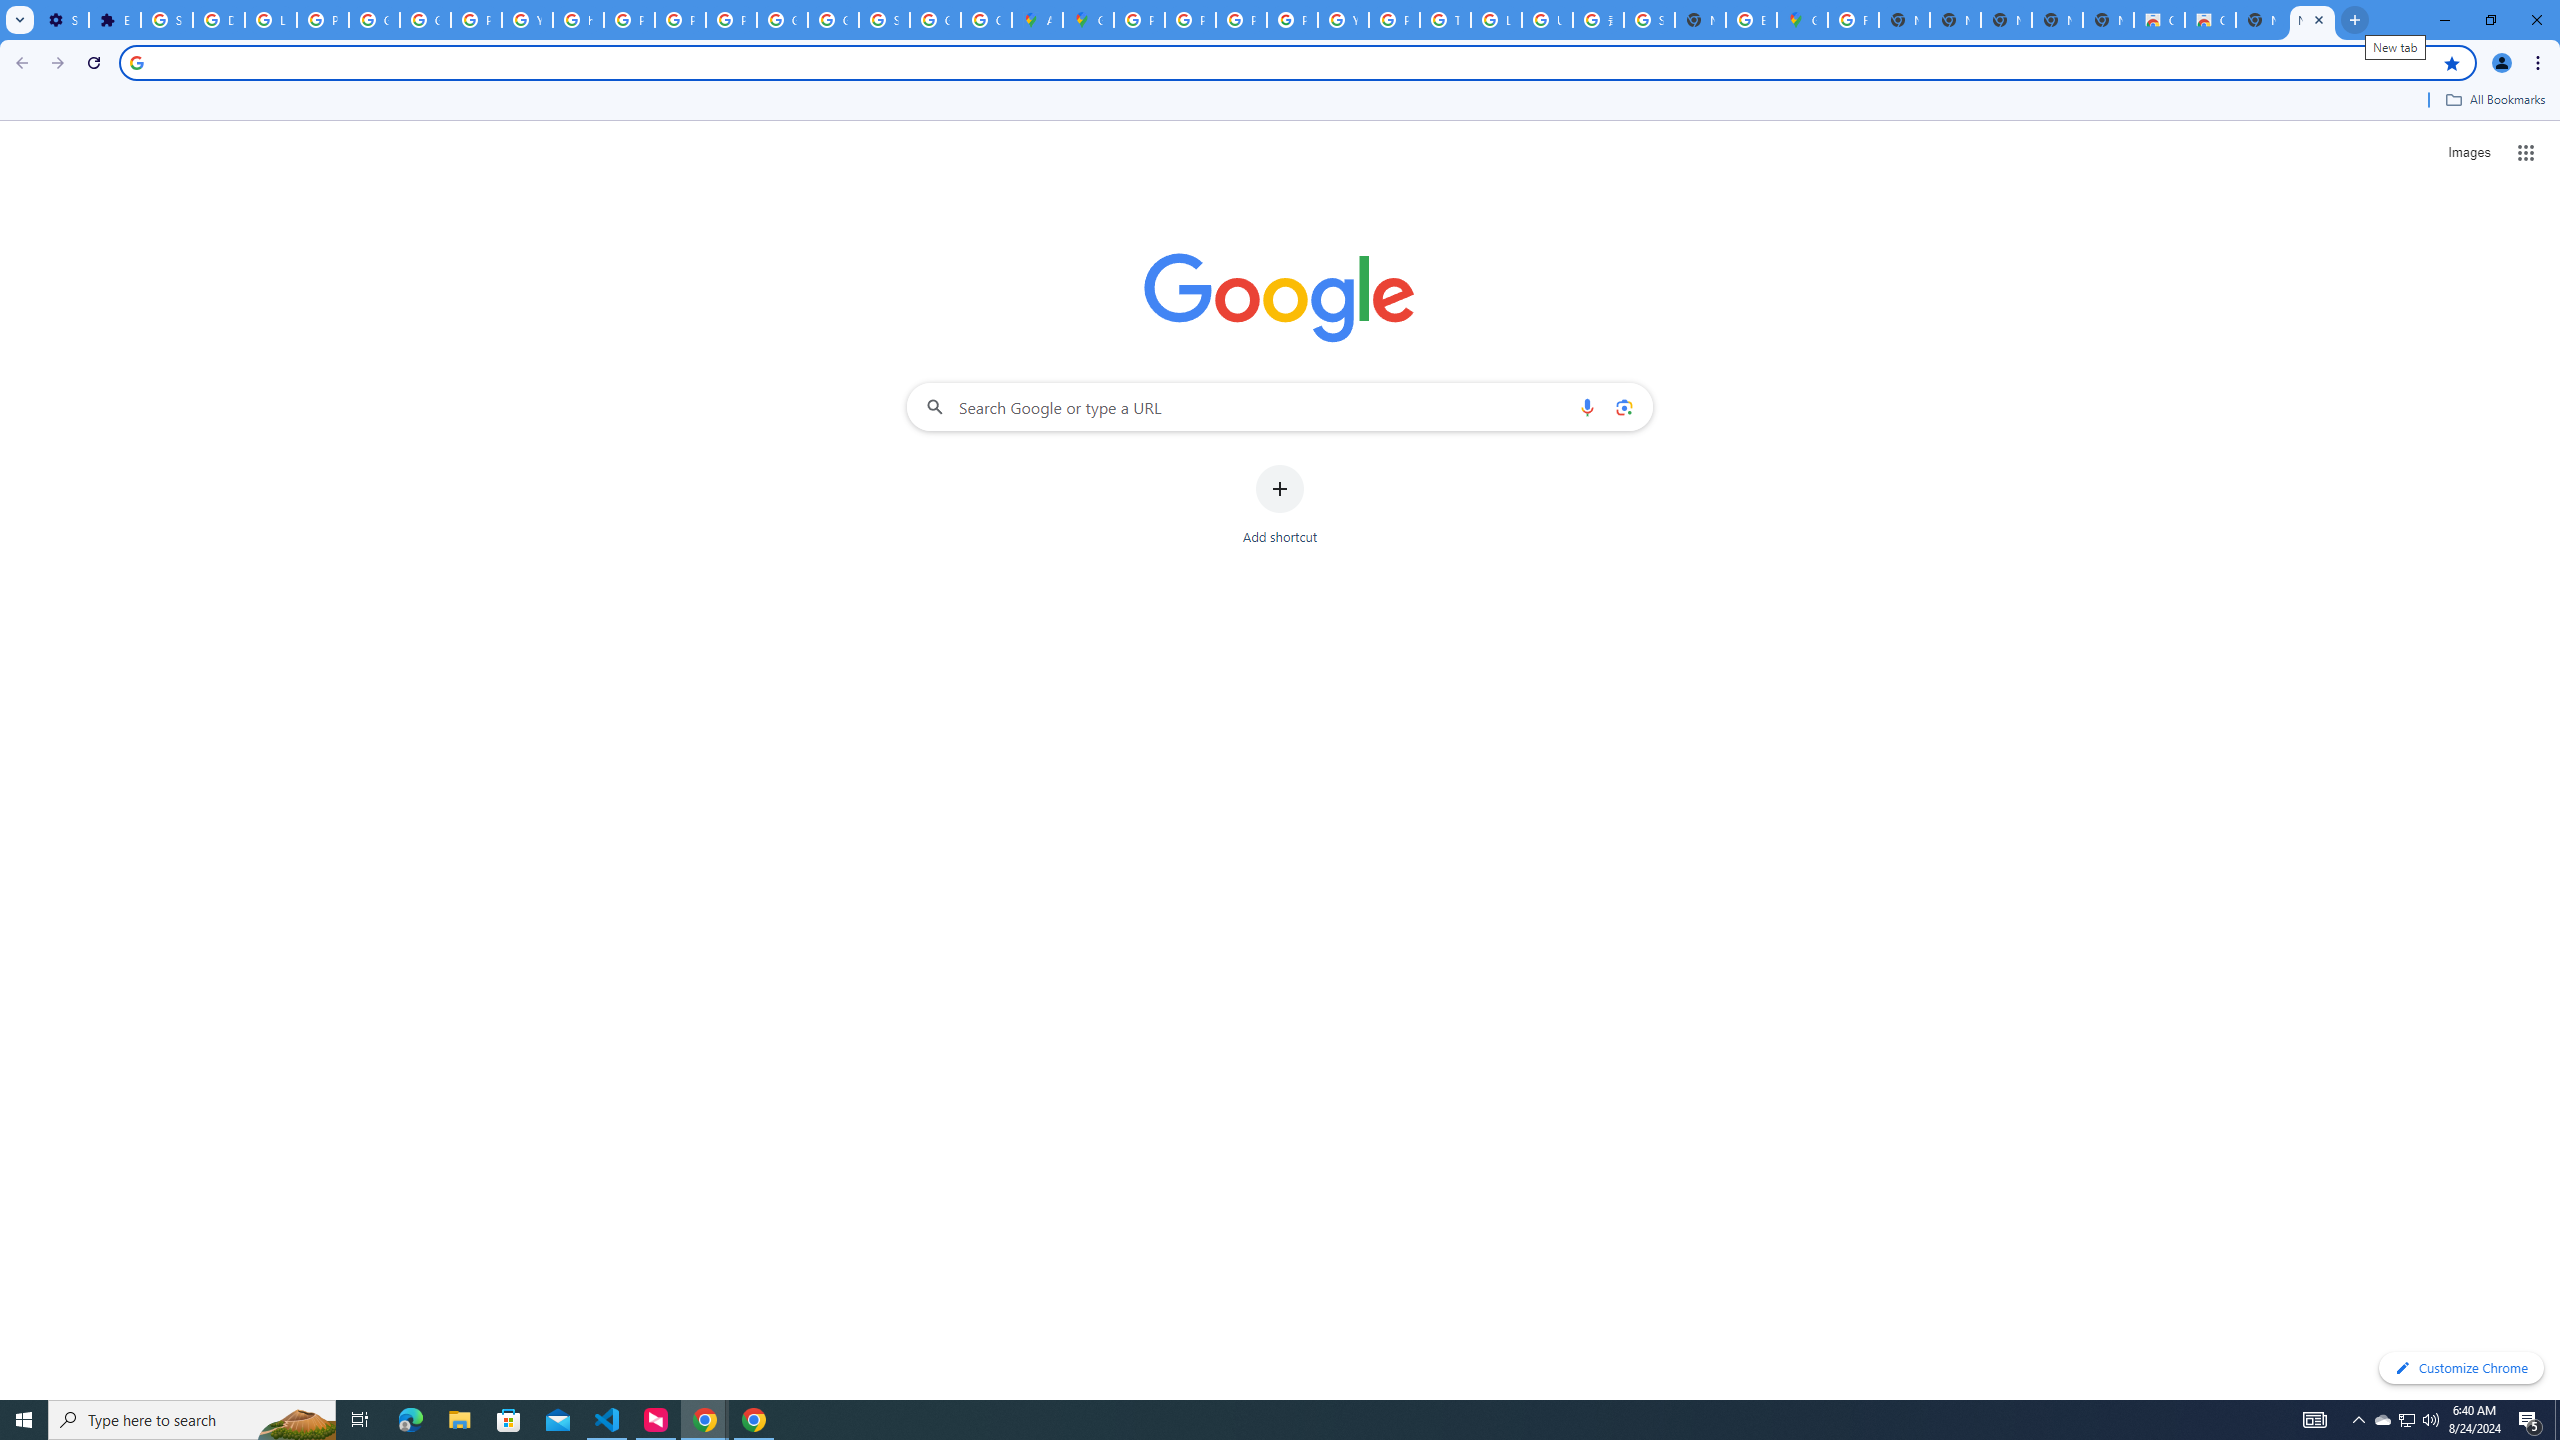 This screenshot has height=1440, width=2560. Describe the element at coordinates (2159, 19) in the screenshot. I see `'Classic Blue - Chrome Web Store'` at that location.